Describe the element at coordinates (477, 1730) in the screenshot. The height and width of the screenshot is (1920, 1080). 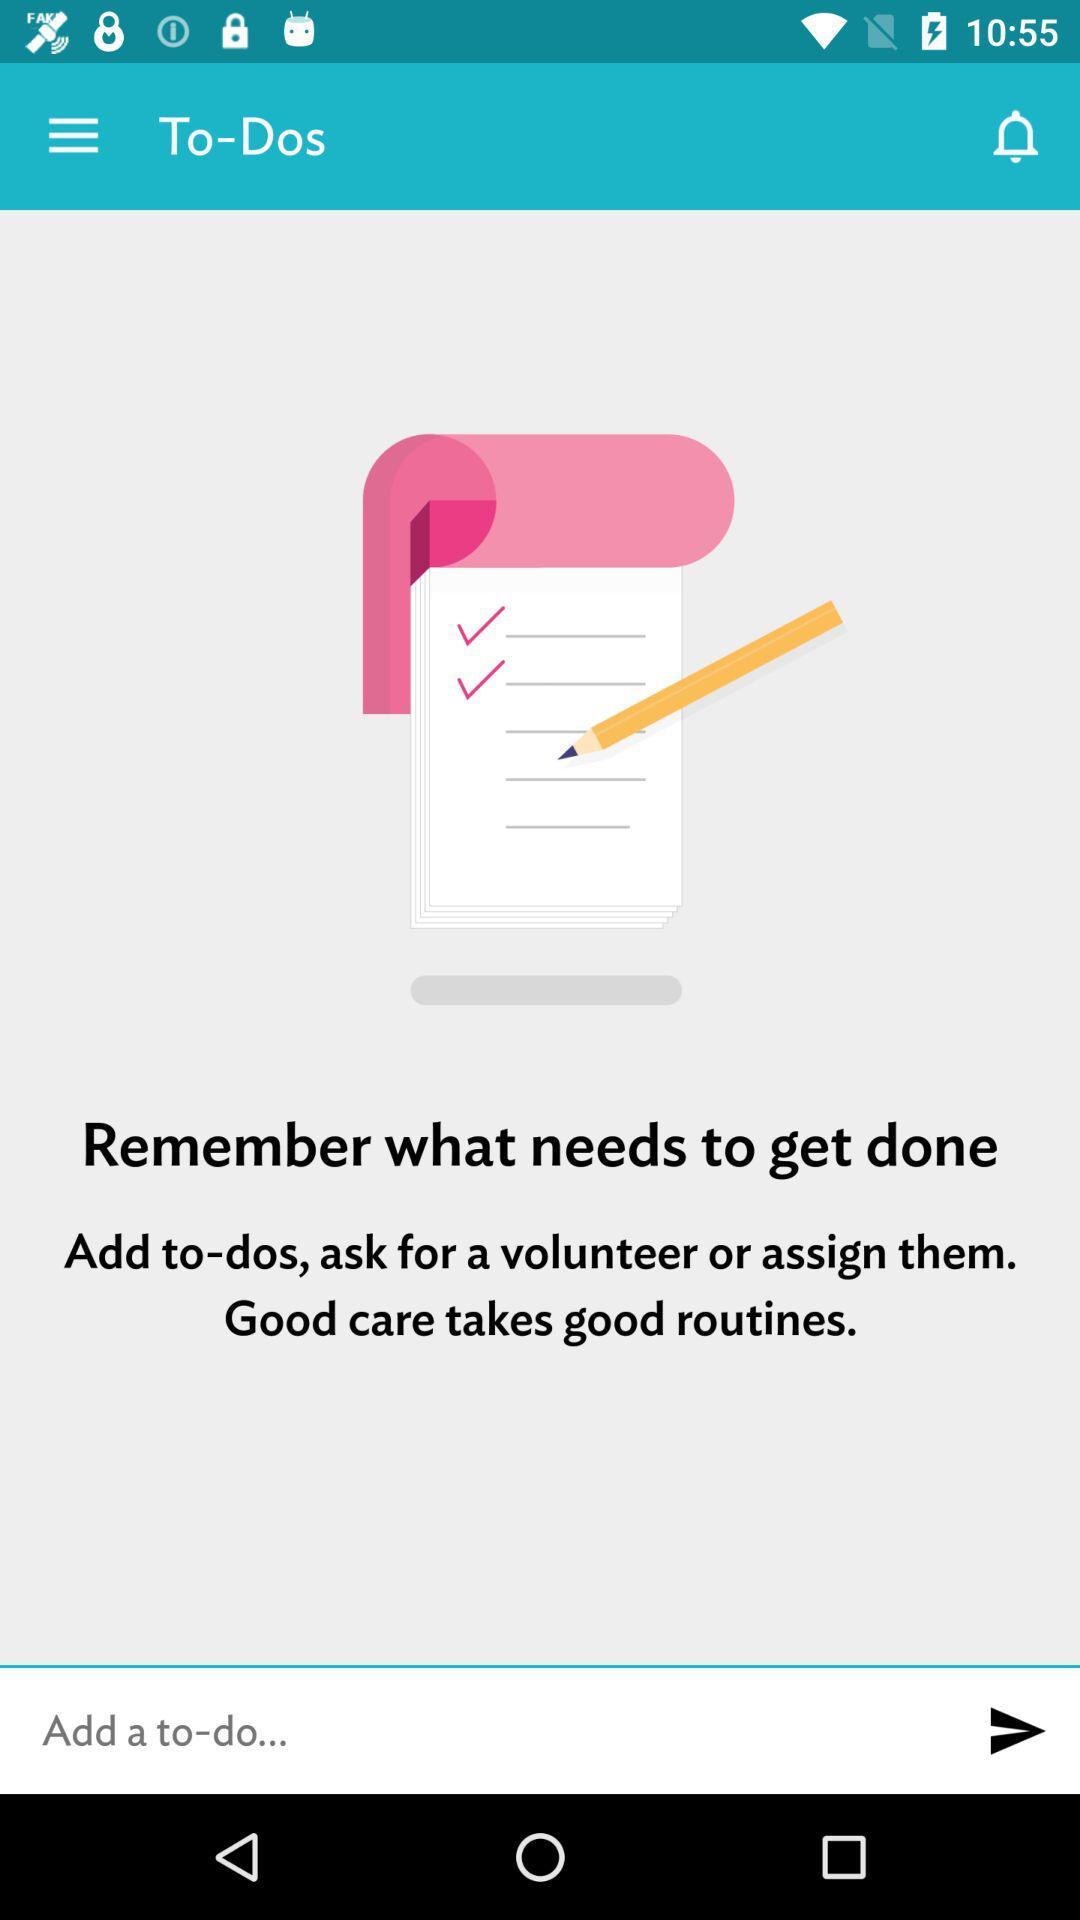
I see `do do list text box` at that location.